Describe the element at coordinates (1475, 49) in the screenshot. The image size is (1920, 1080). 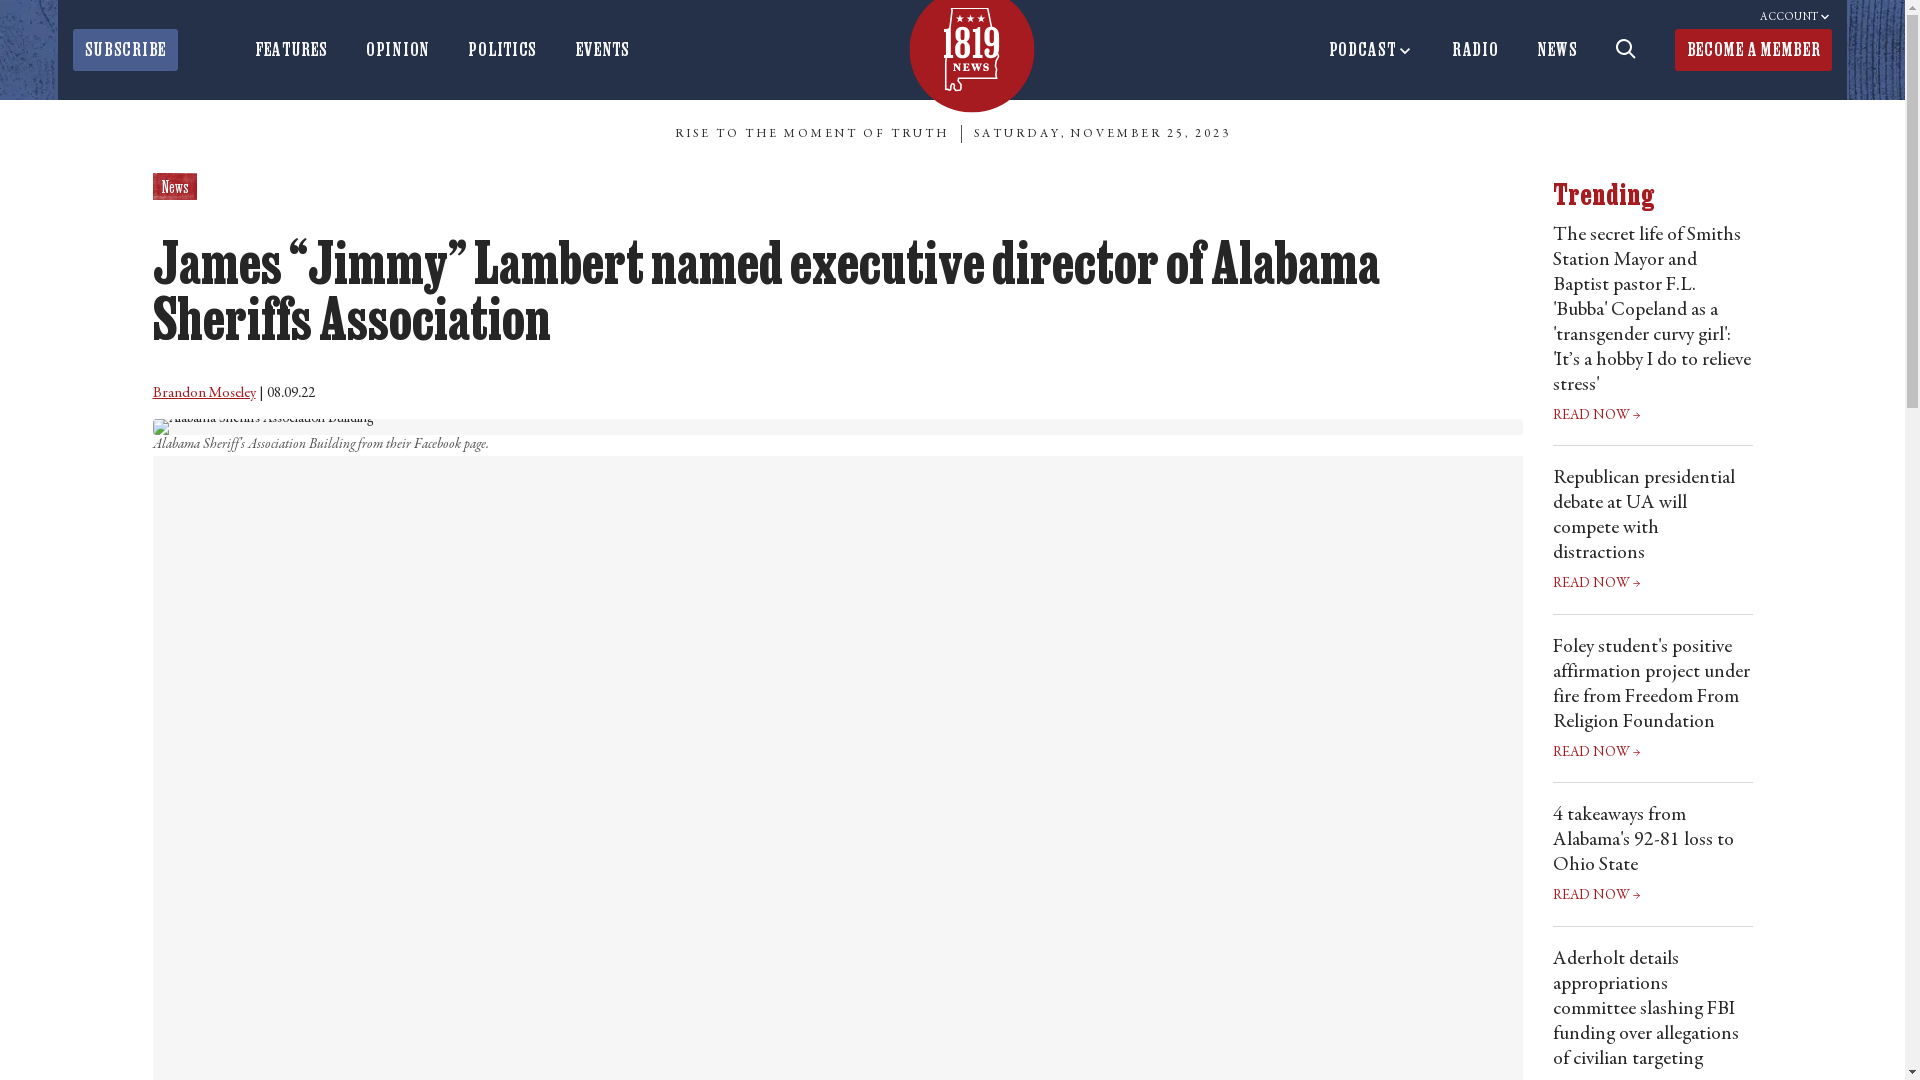
I see `'RADIO'` at that location.